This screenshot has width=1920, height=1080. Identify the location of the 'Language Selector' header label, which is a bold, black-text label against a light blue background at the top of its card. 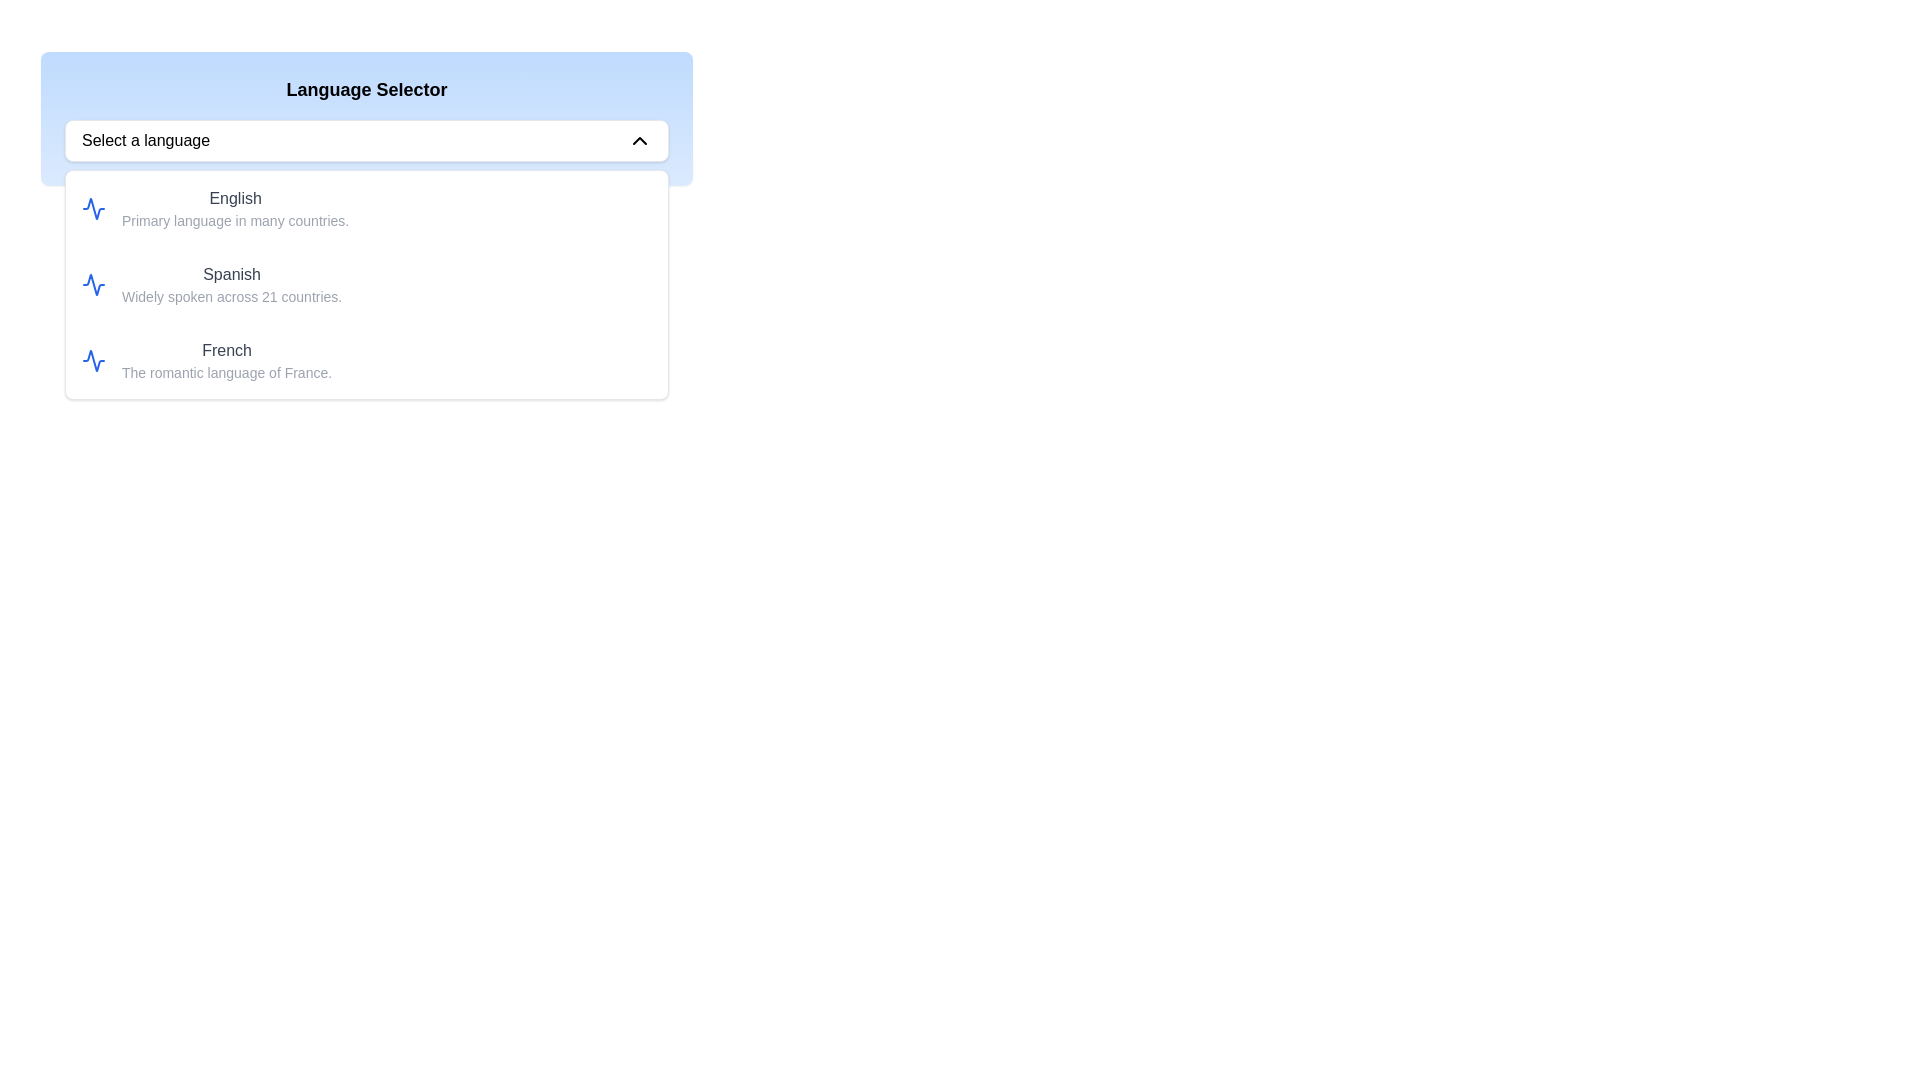
(366, 88).